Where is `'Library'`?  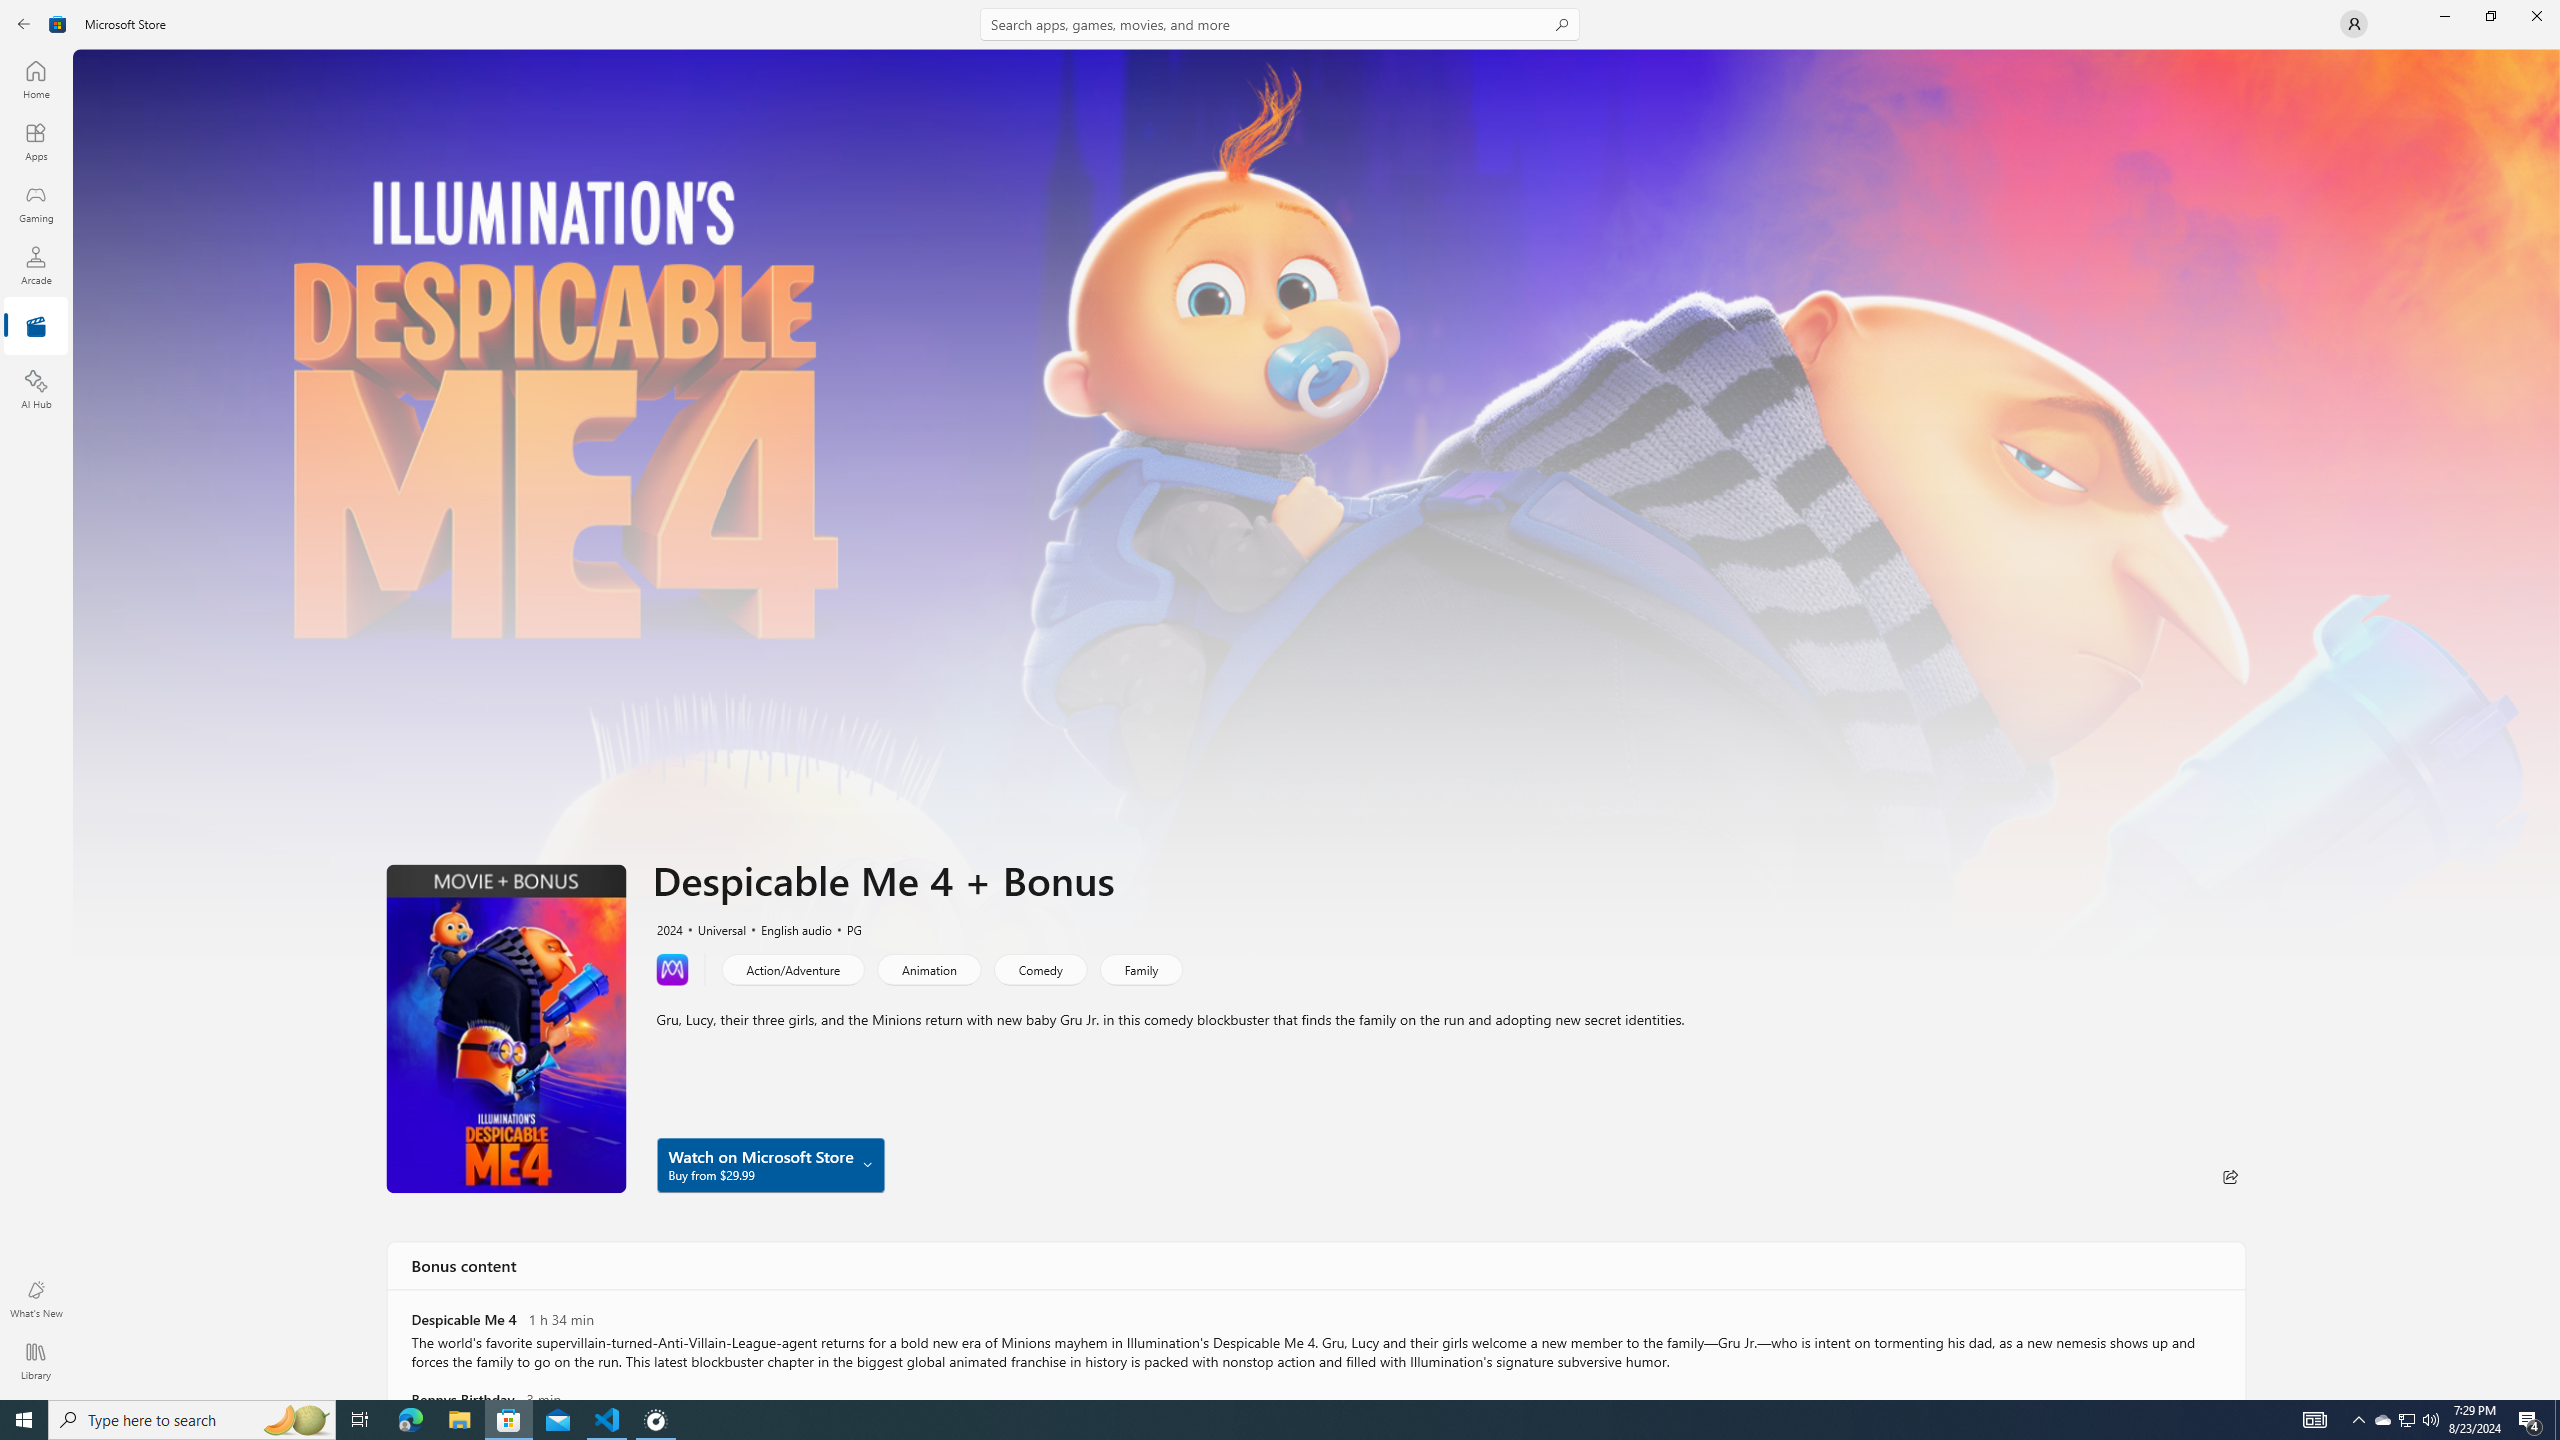 'Library' is located at coordinates (34, 1360).